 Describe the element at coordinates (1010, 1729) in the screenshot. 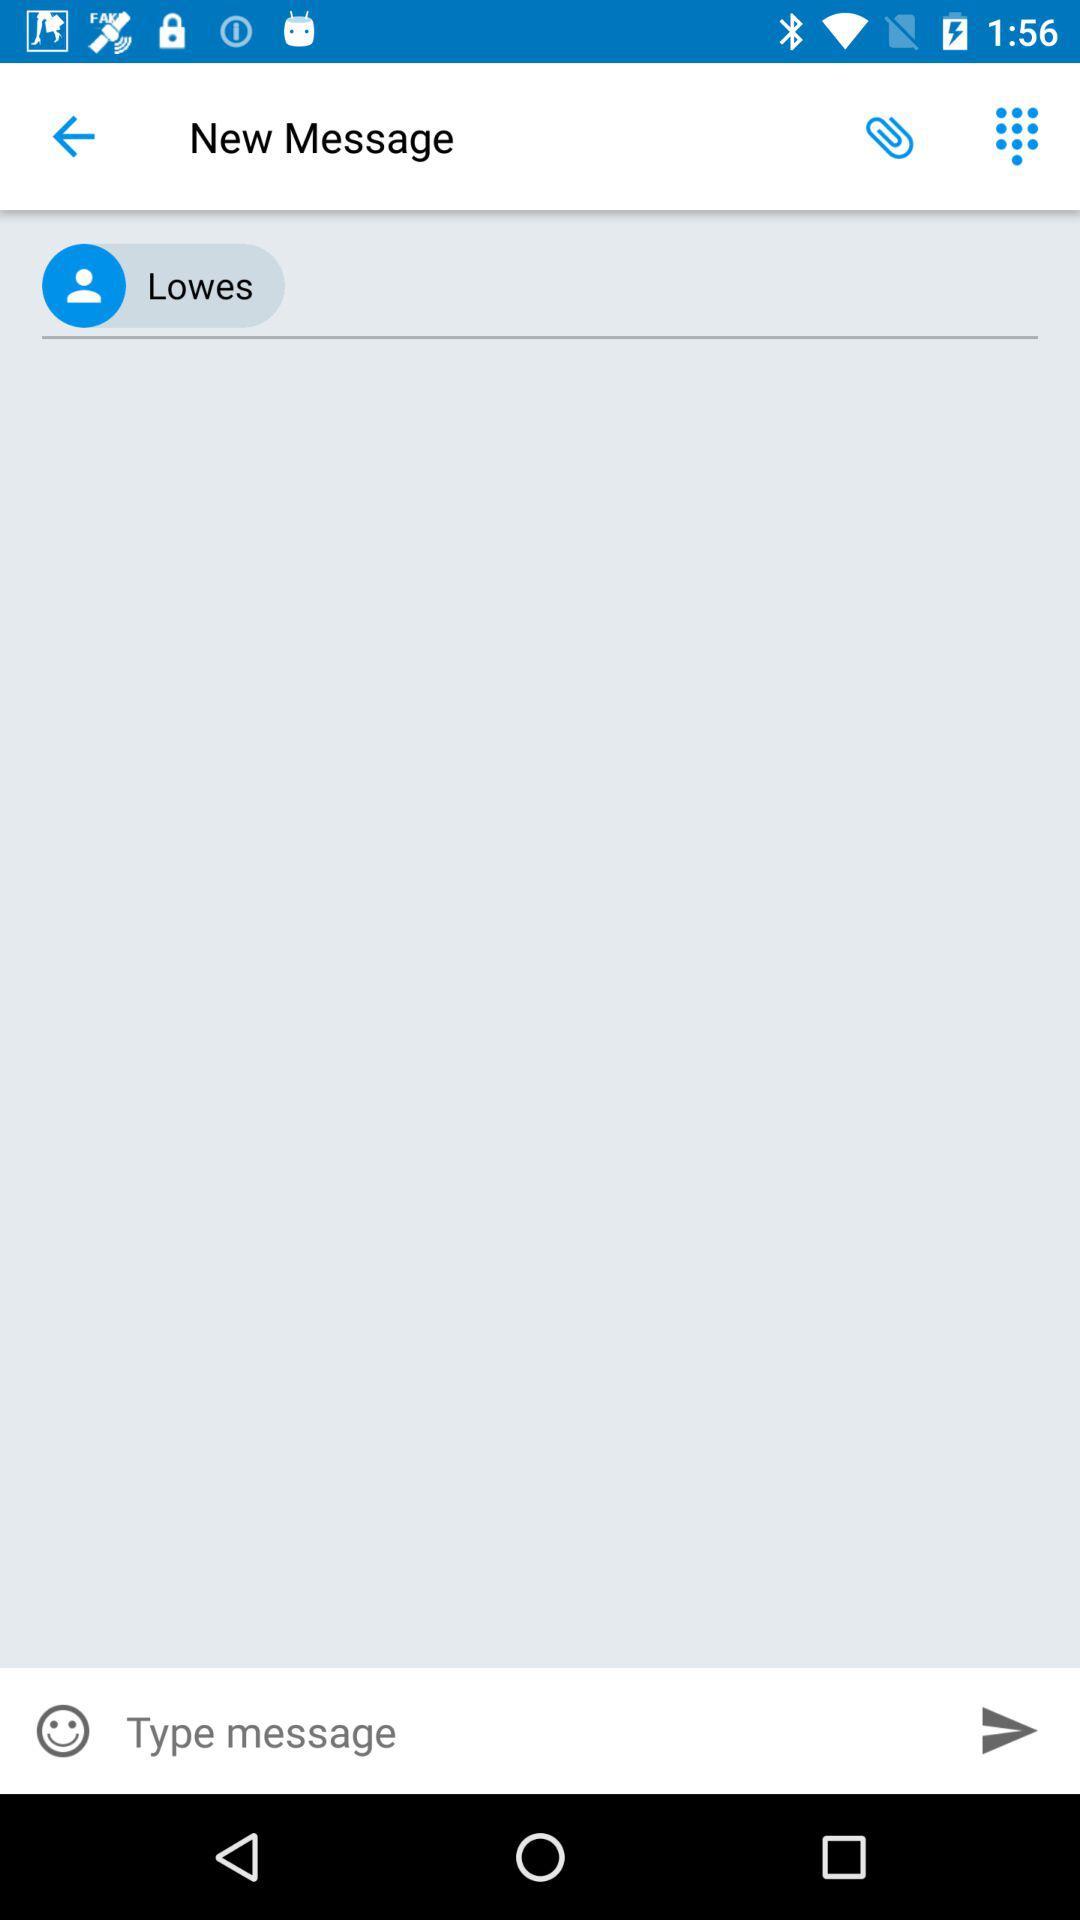

I see `the send icon` at that location.